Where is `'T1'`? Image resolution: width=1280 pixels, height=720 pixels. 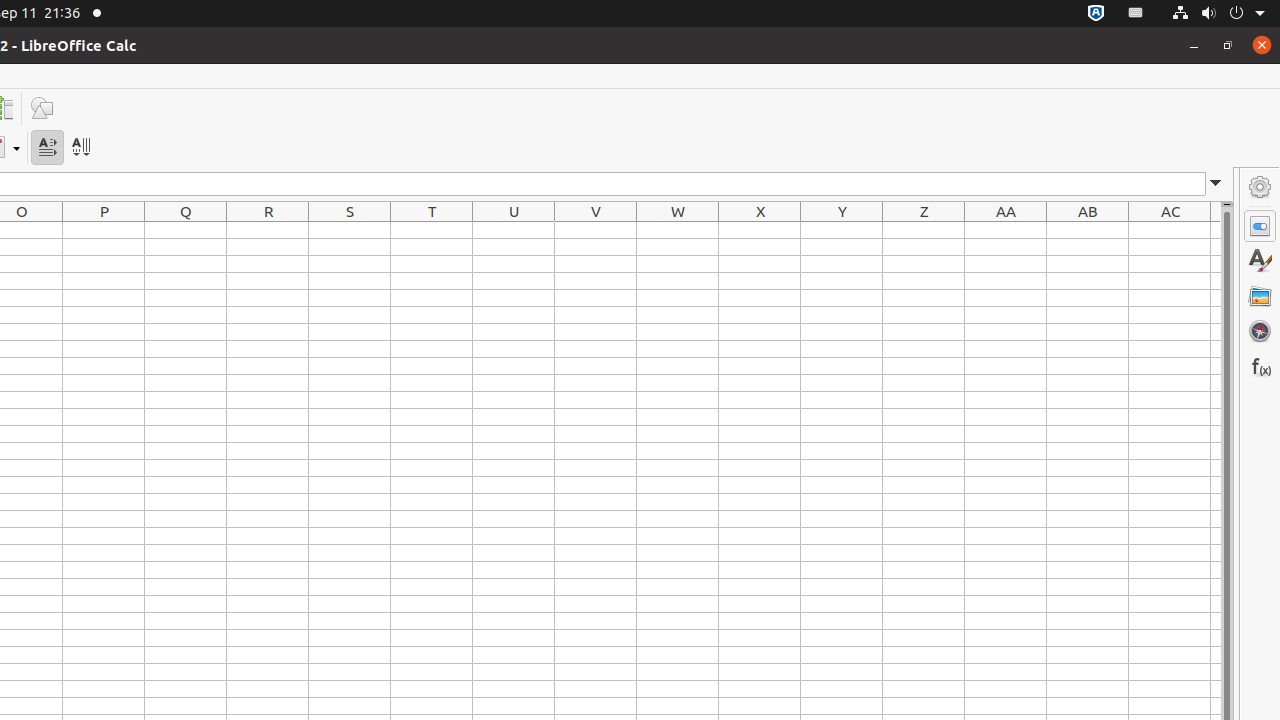 'T1' is located at coordinates (431, 229).